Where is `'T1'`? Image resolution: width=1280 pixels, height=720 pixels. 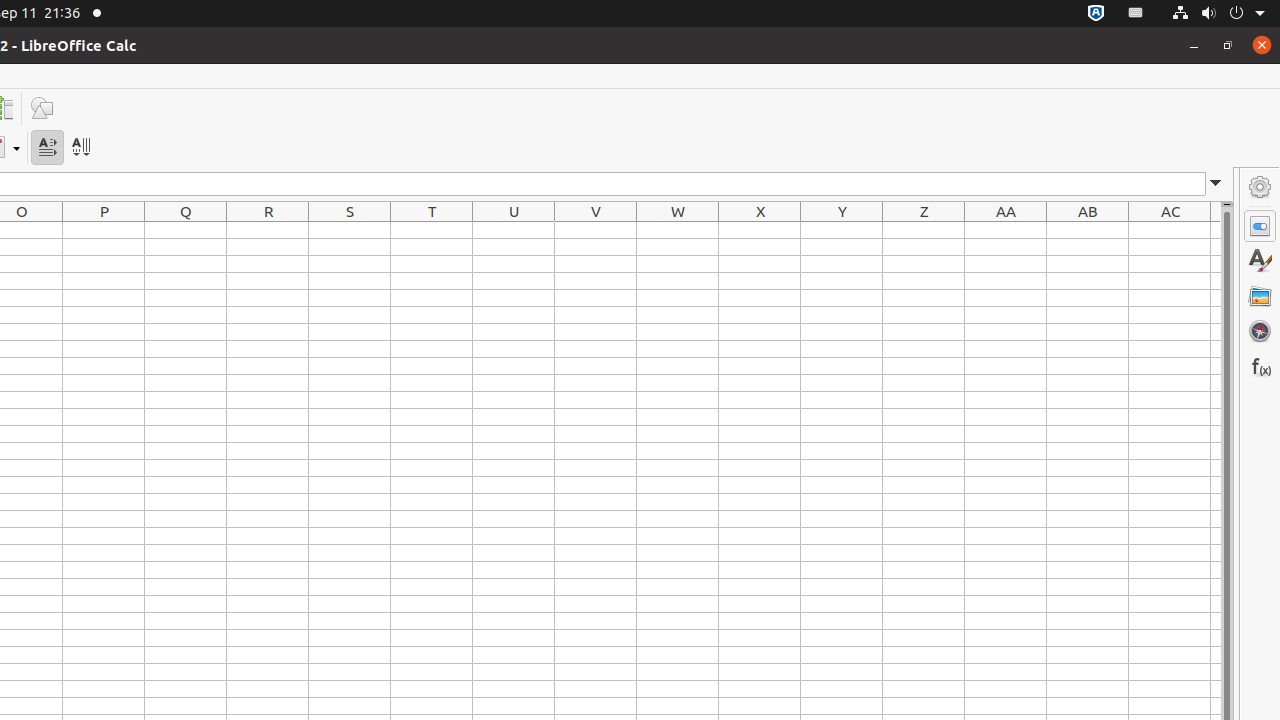 'T1' is located at coordinates (431, 229).